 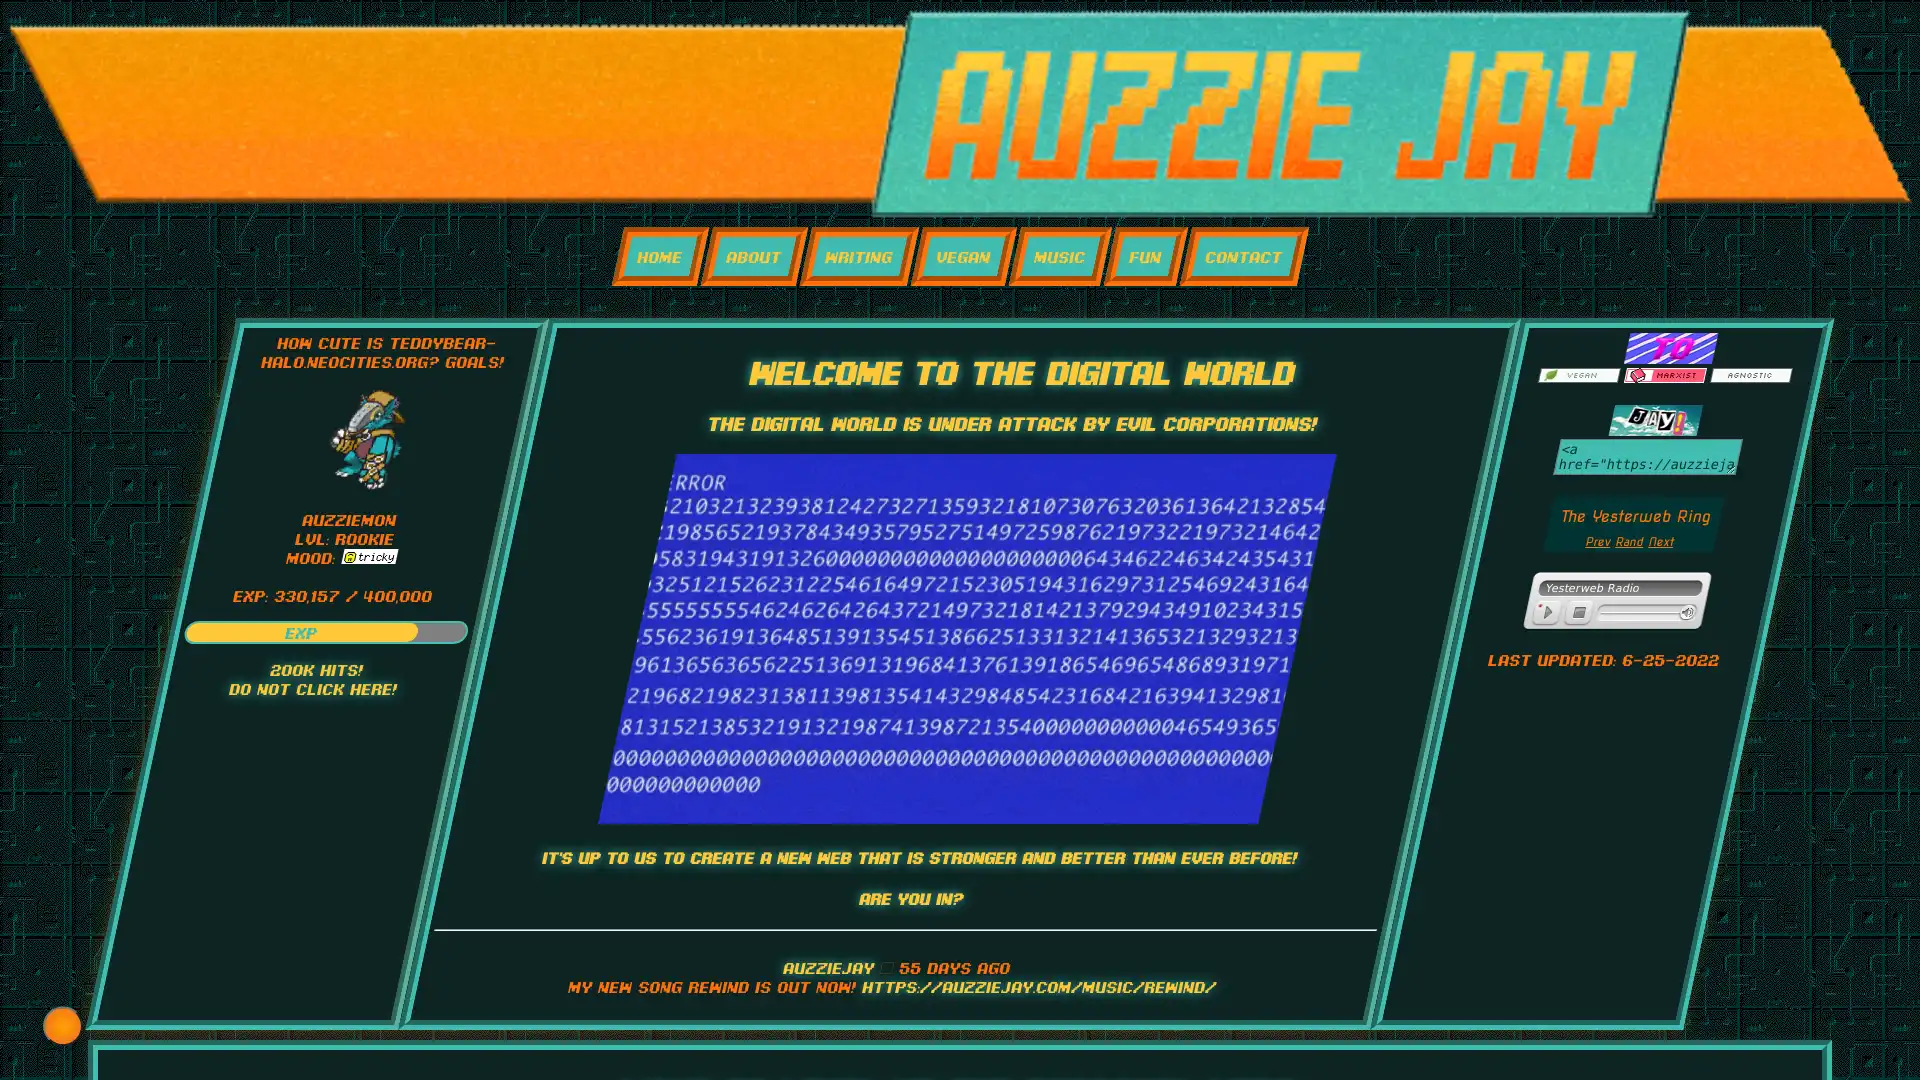 I want to click on ABOUT, so click(x=752, y=255).